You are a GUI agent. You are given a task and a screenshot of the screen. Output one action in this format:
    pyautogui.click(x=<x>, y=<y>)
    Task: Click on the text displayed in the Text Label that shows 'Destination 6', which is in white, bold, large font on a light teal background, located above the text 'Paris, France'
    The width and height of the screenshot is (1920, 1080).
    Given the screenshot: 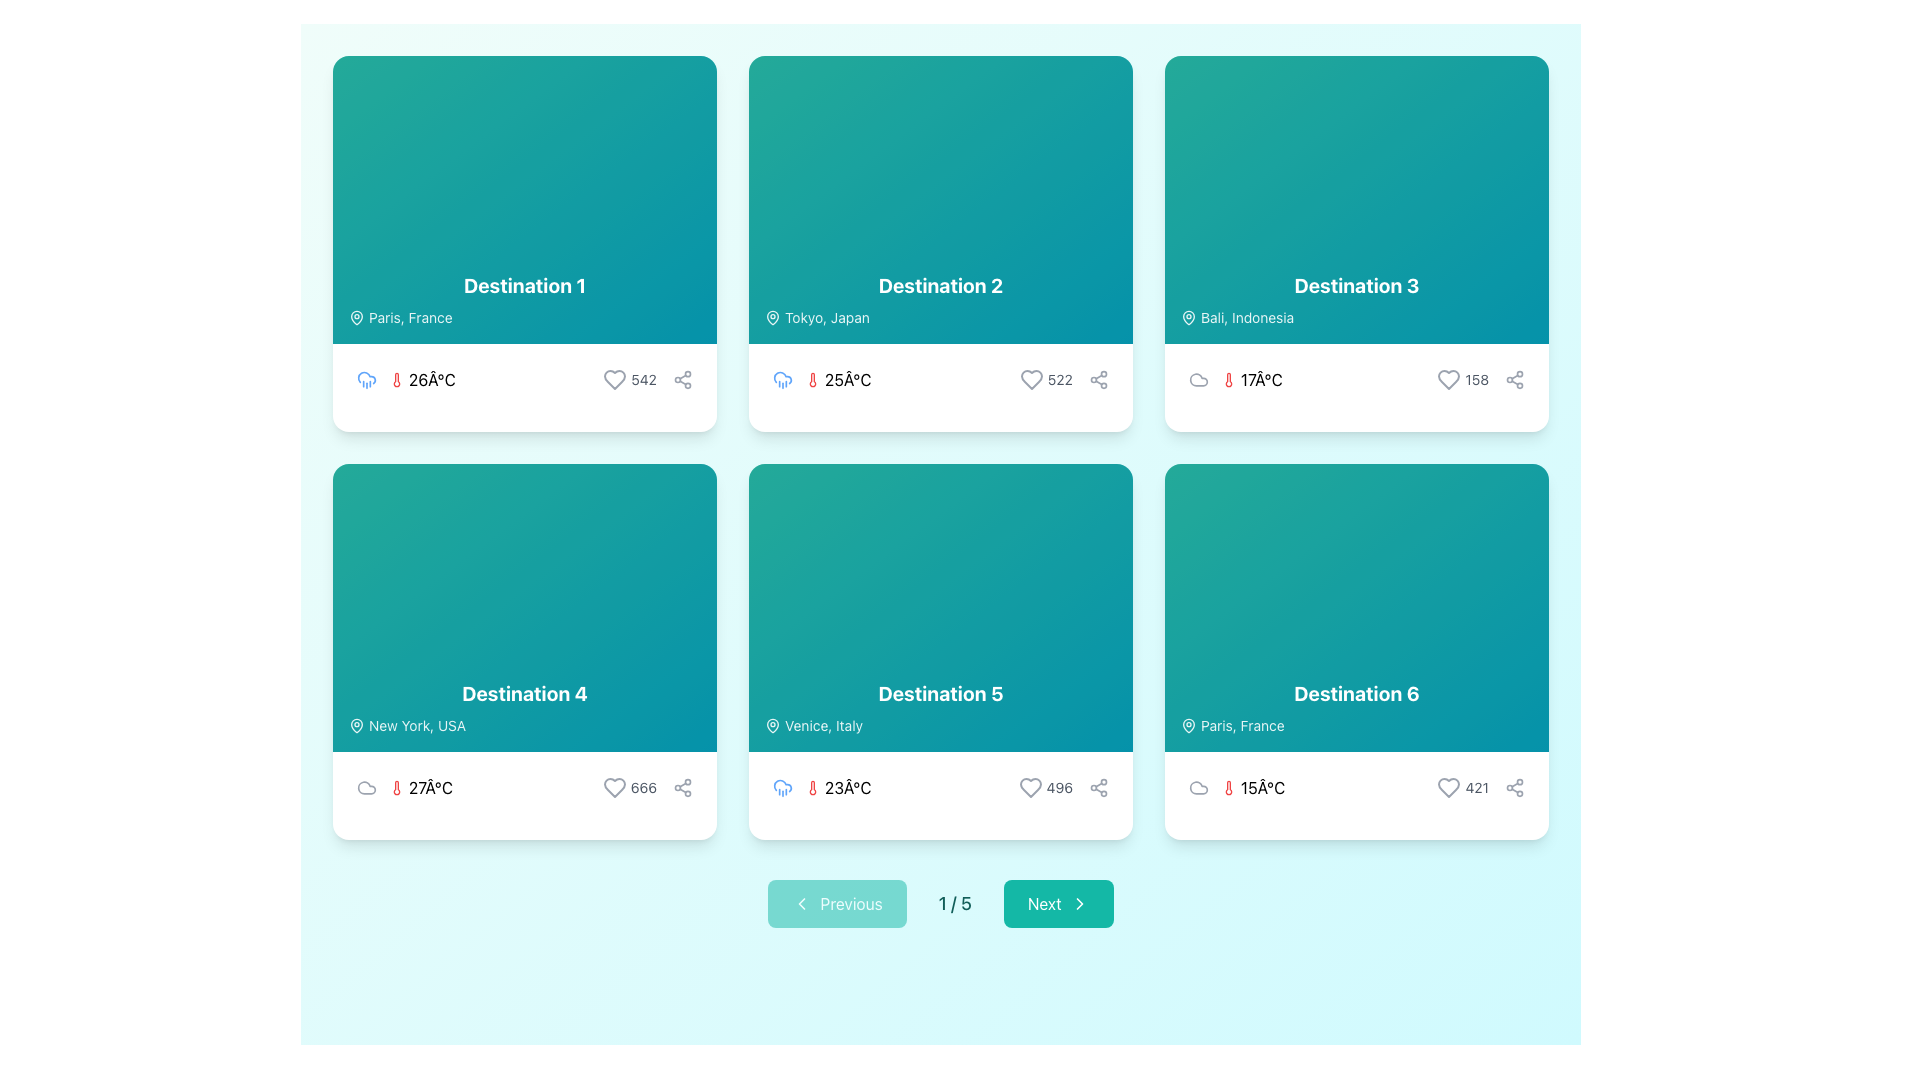 What is the action you would take?
    pyautogui.click(x=1357, y=693)
    